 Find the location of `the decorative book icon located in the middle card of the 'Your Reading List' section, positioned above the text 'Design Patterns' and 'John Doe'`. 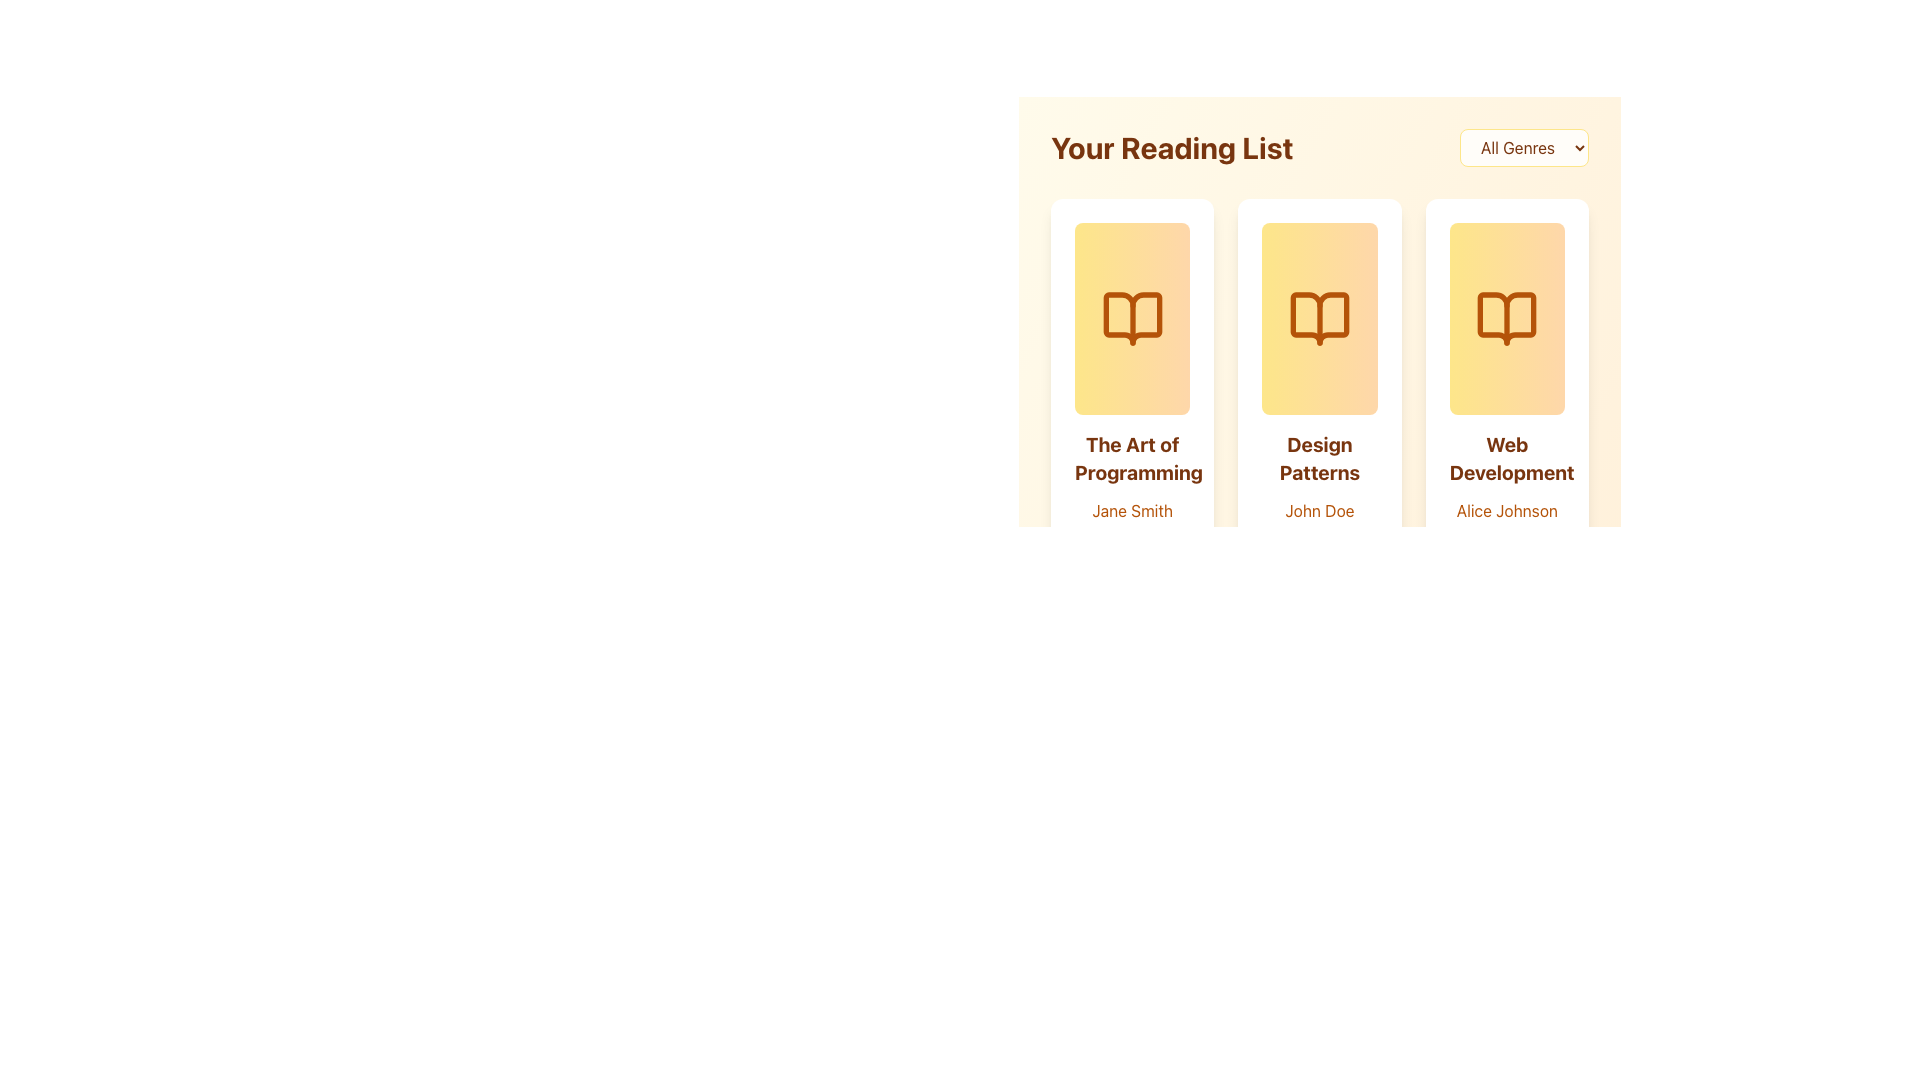

the decorative book icon located in the middle card of the 'Your Reading List' section, positioned above the text 'Design Patterns' and 'John Doe' is located at coordinates (1320, 318).